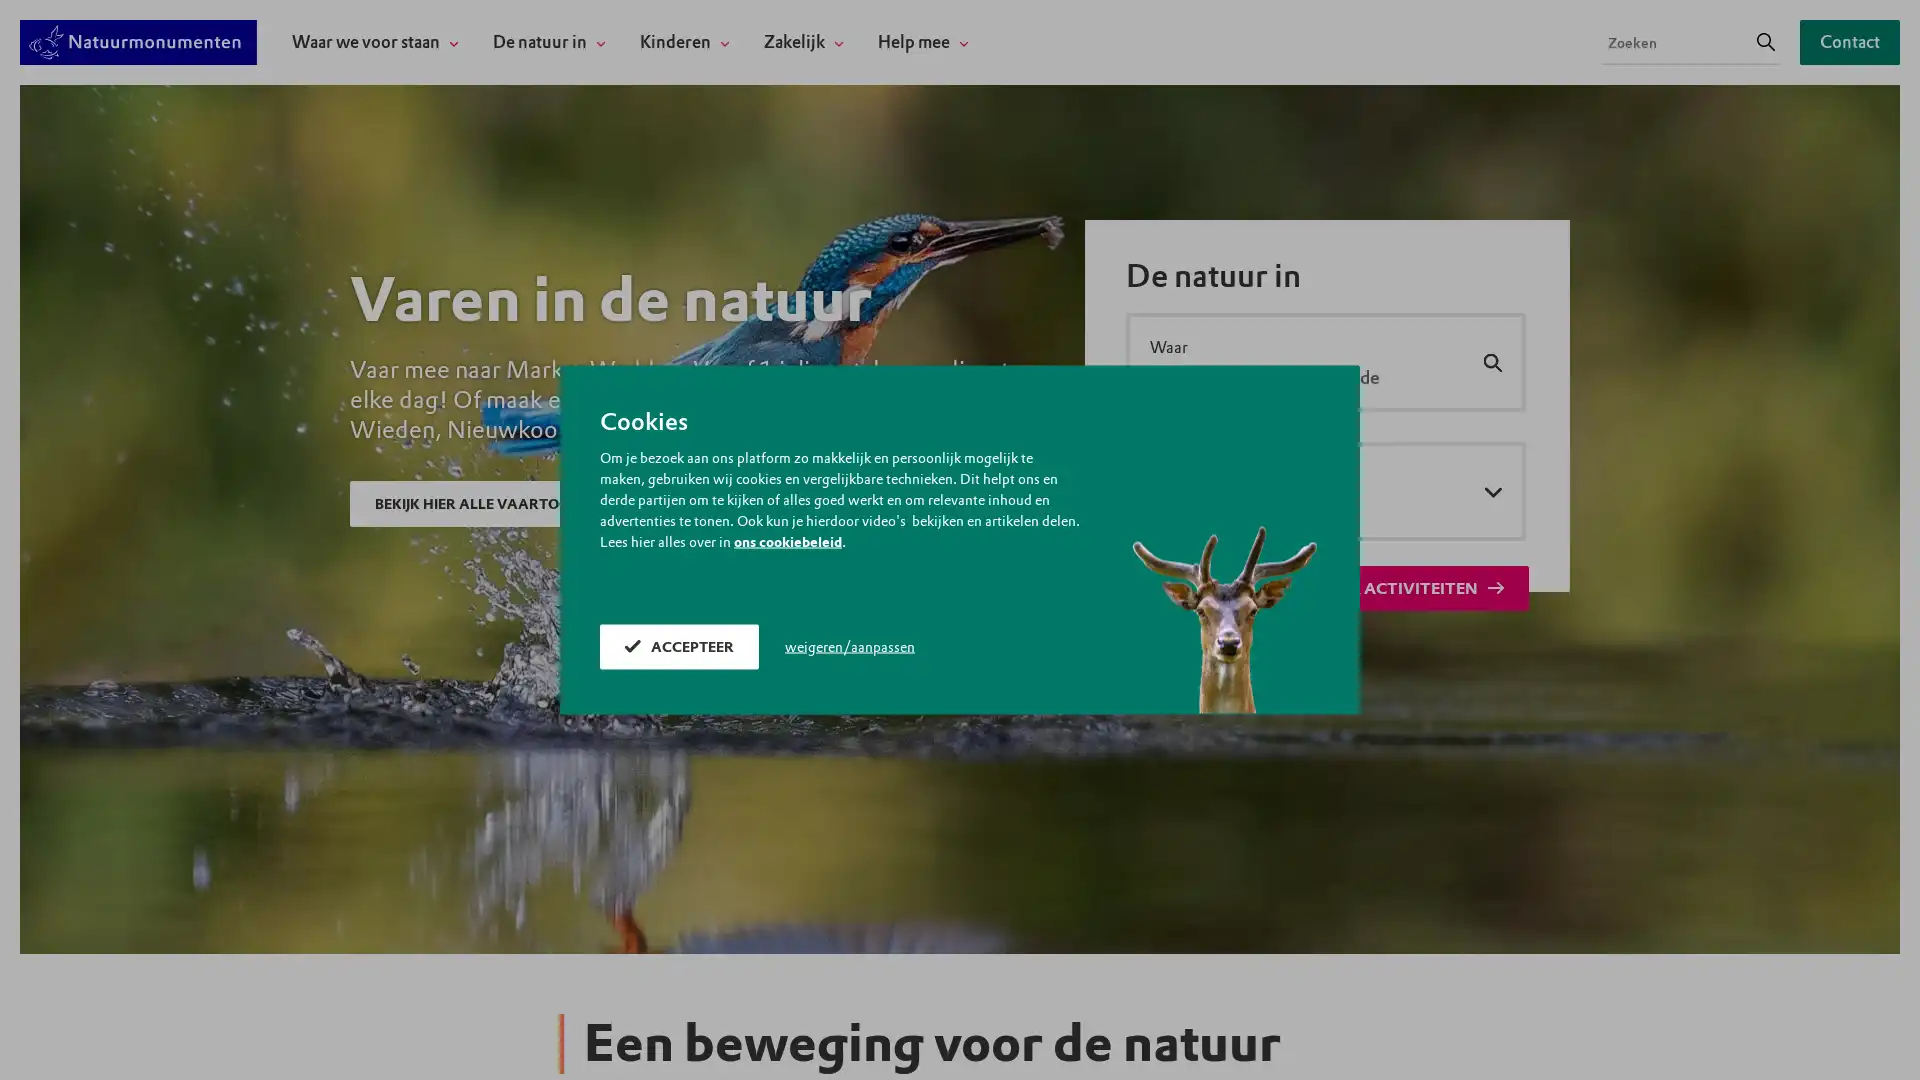  I want to click on weigeren/aanpassen, so click(849, 646).